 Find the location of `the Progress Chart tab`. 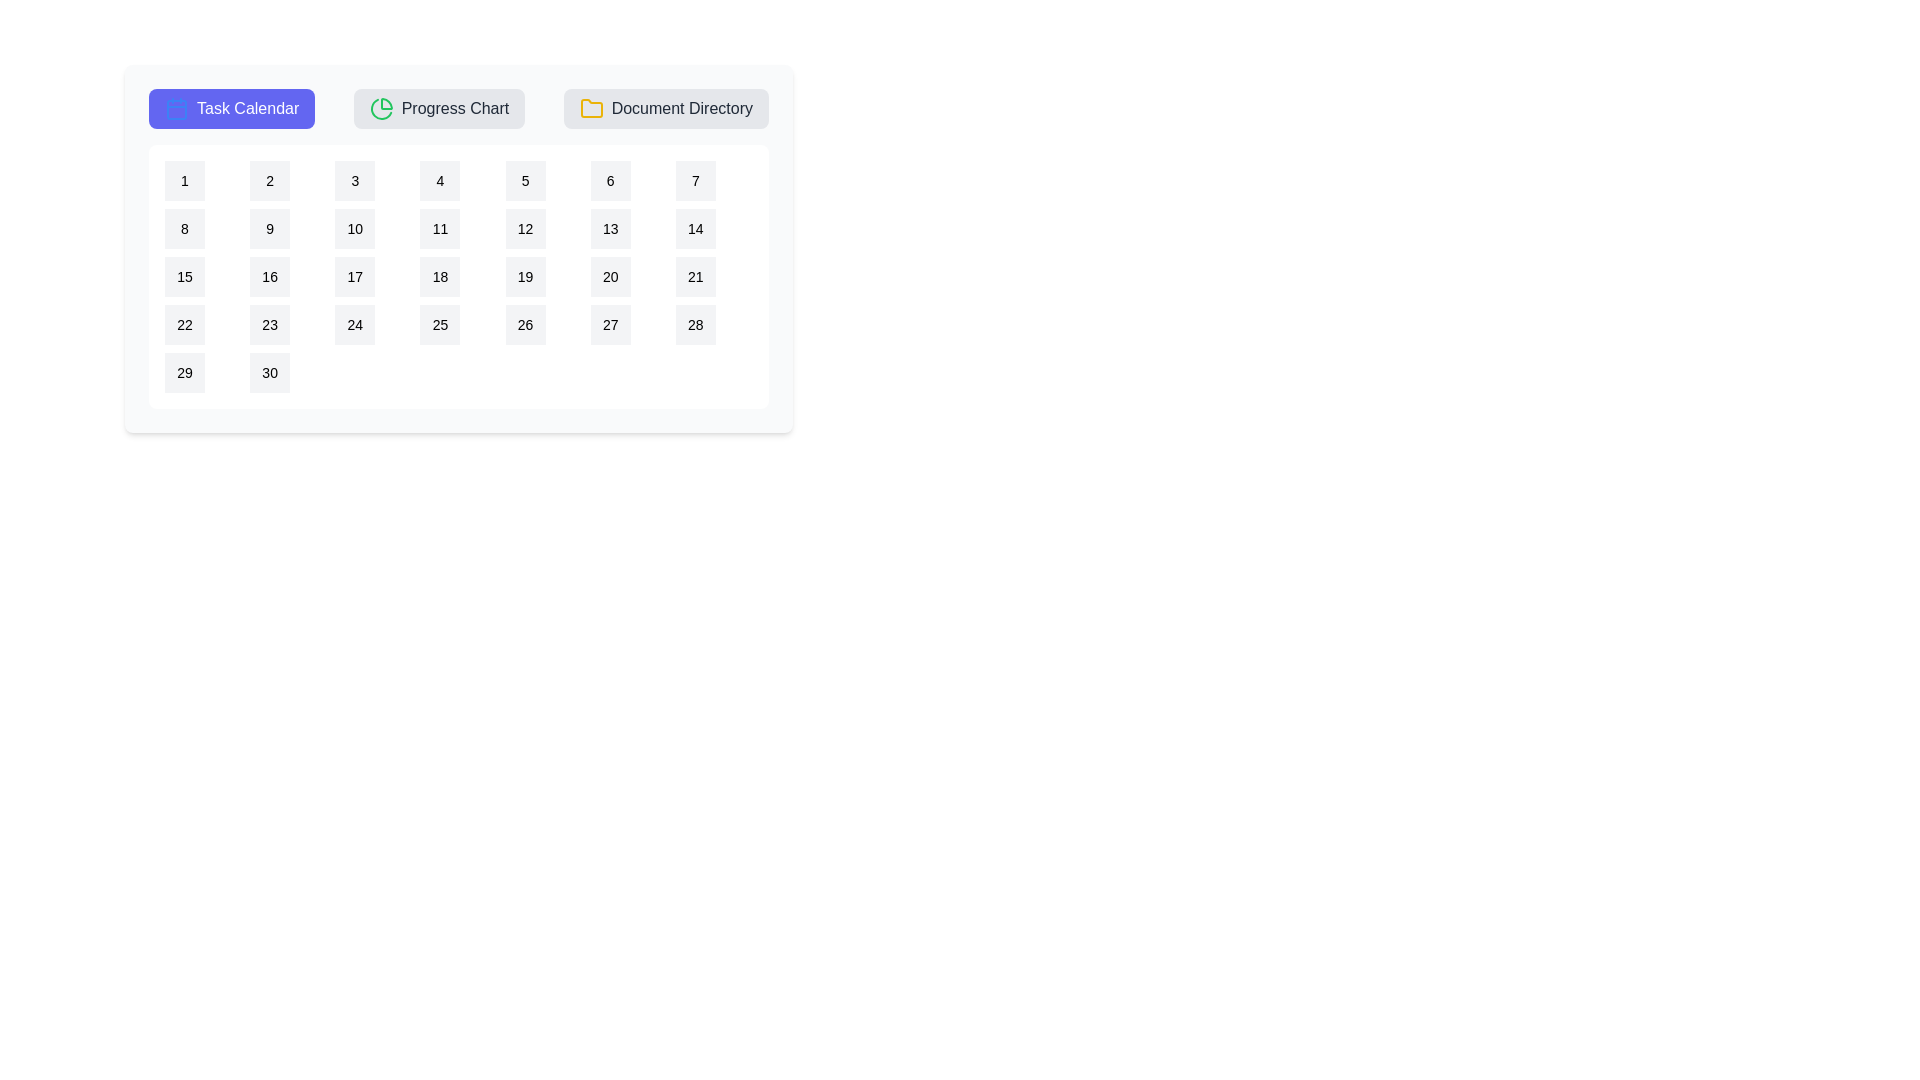

the Progress Chart tab is located at coordinates (437, 108).